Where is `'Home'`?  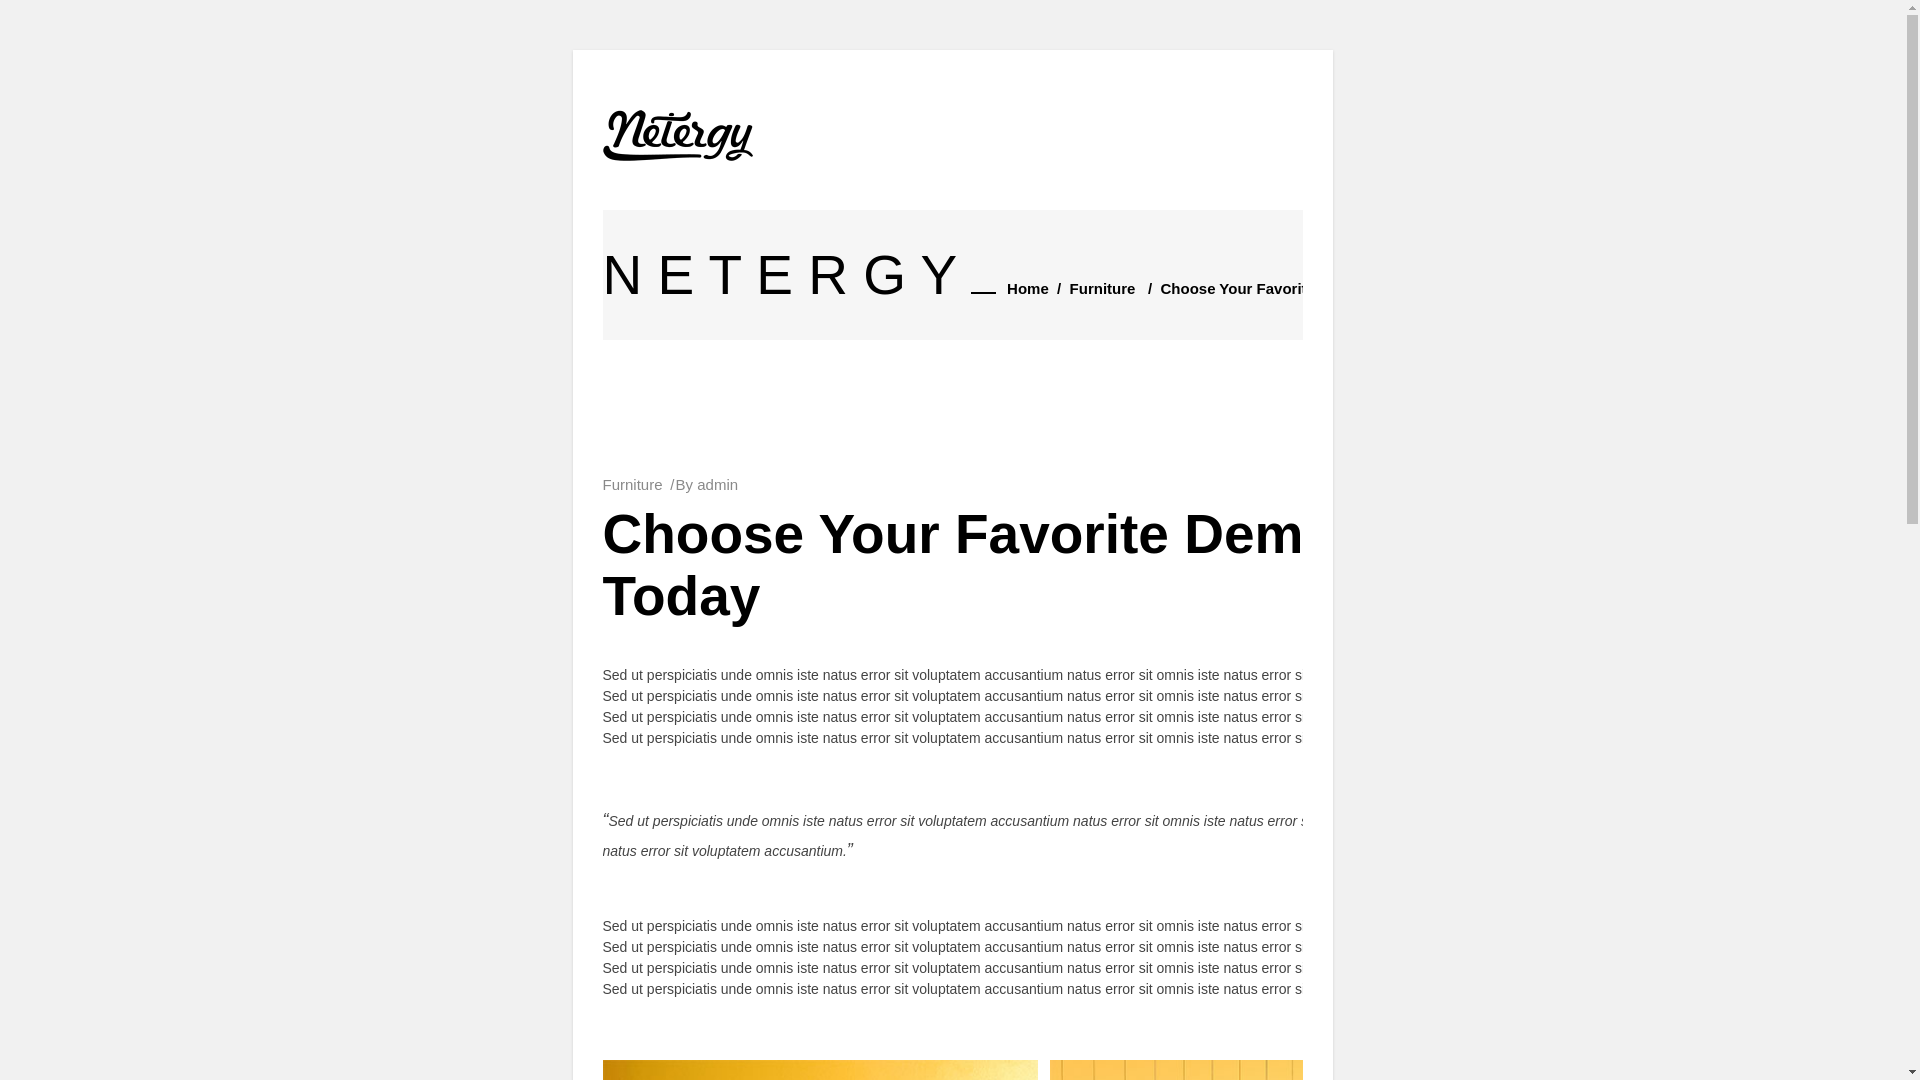 'Home' is located at coordinates (1007, 289).